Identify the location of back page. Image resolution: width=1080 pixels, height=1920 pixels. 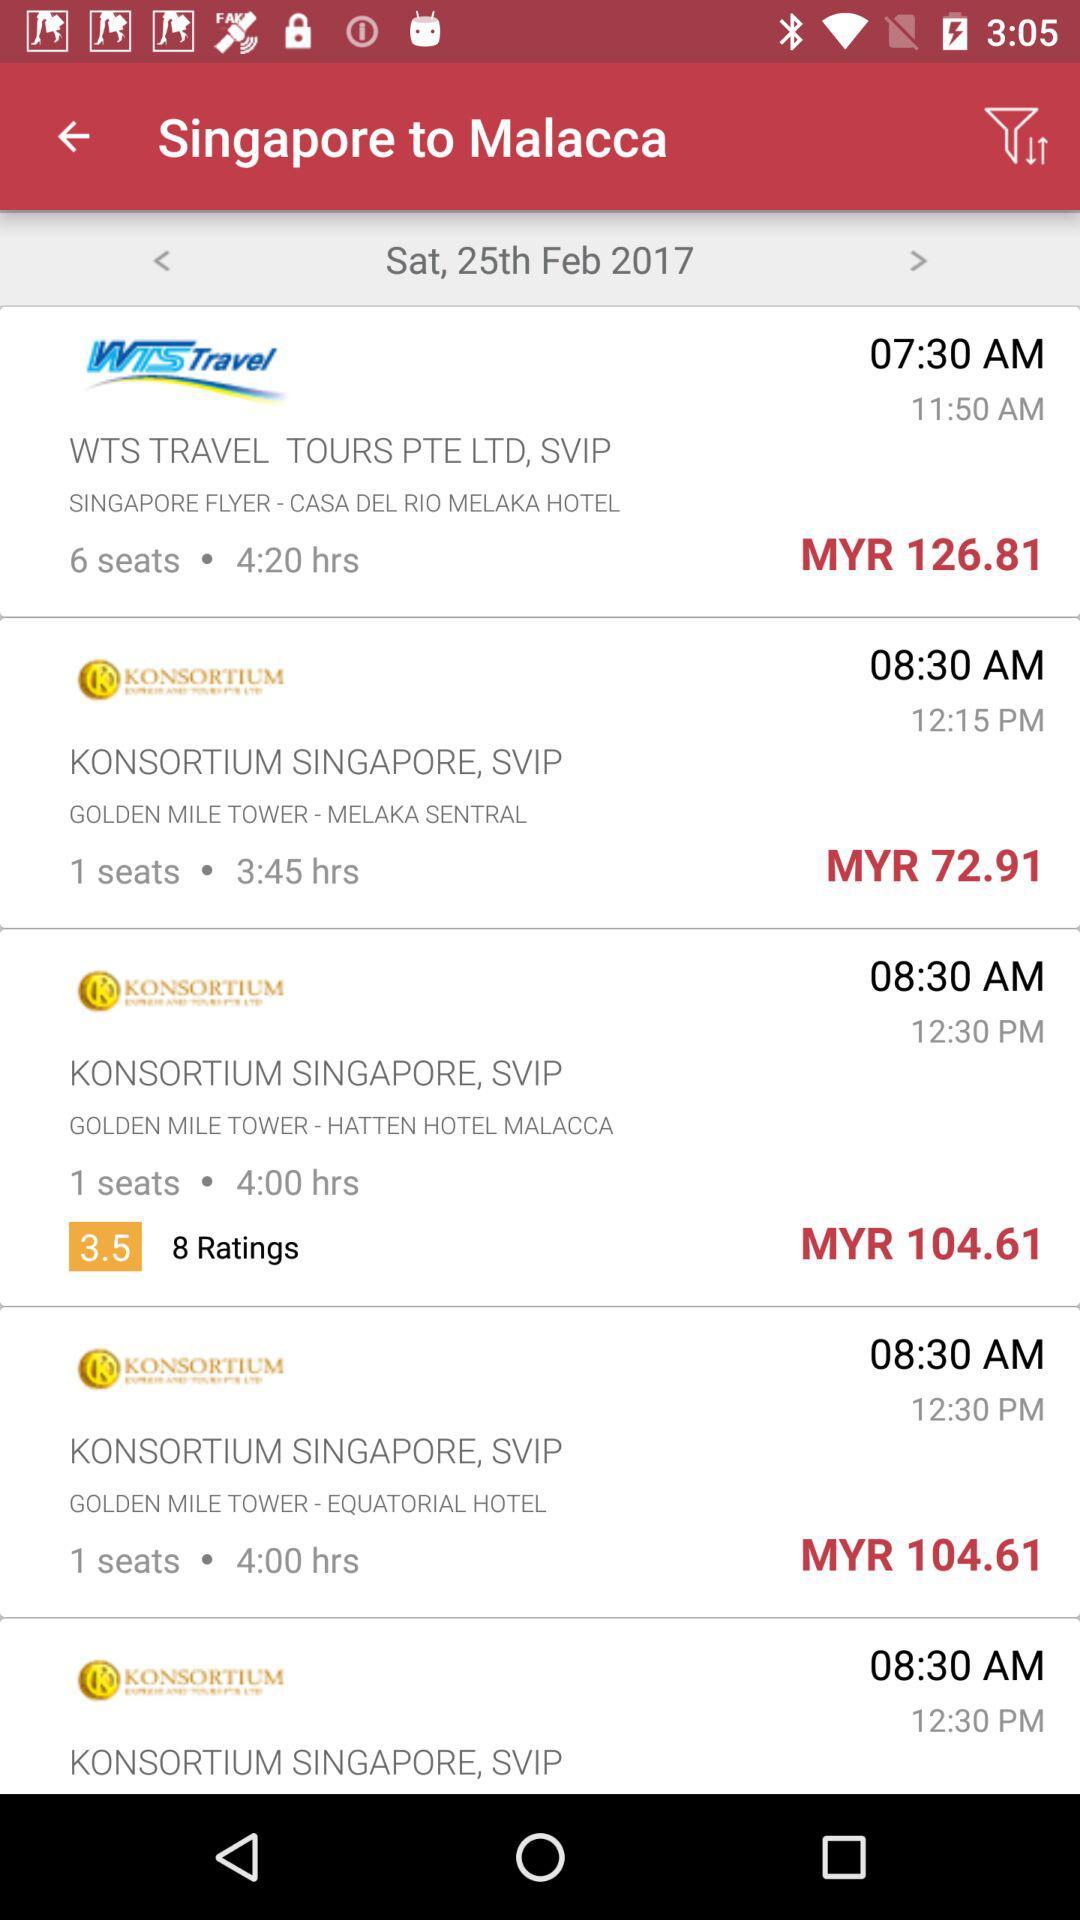
(159, 257).